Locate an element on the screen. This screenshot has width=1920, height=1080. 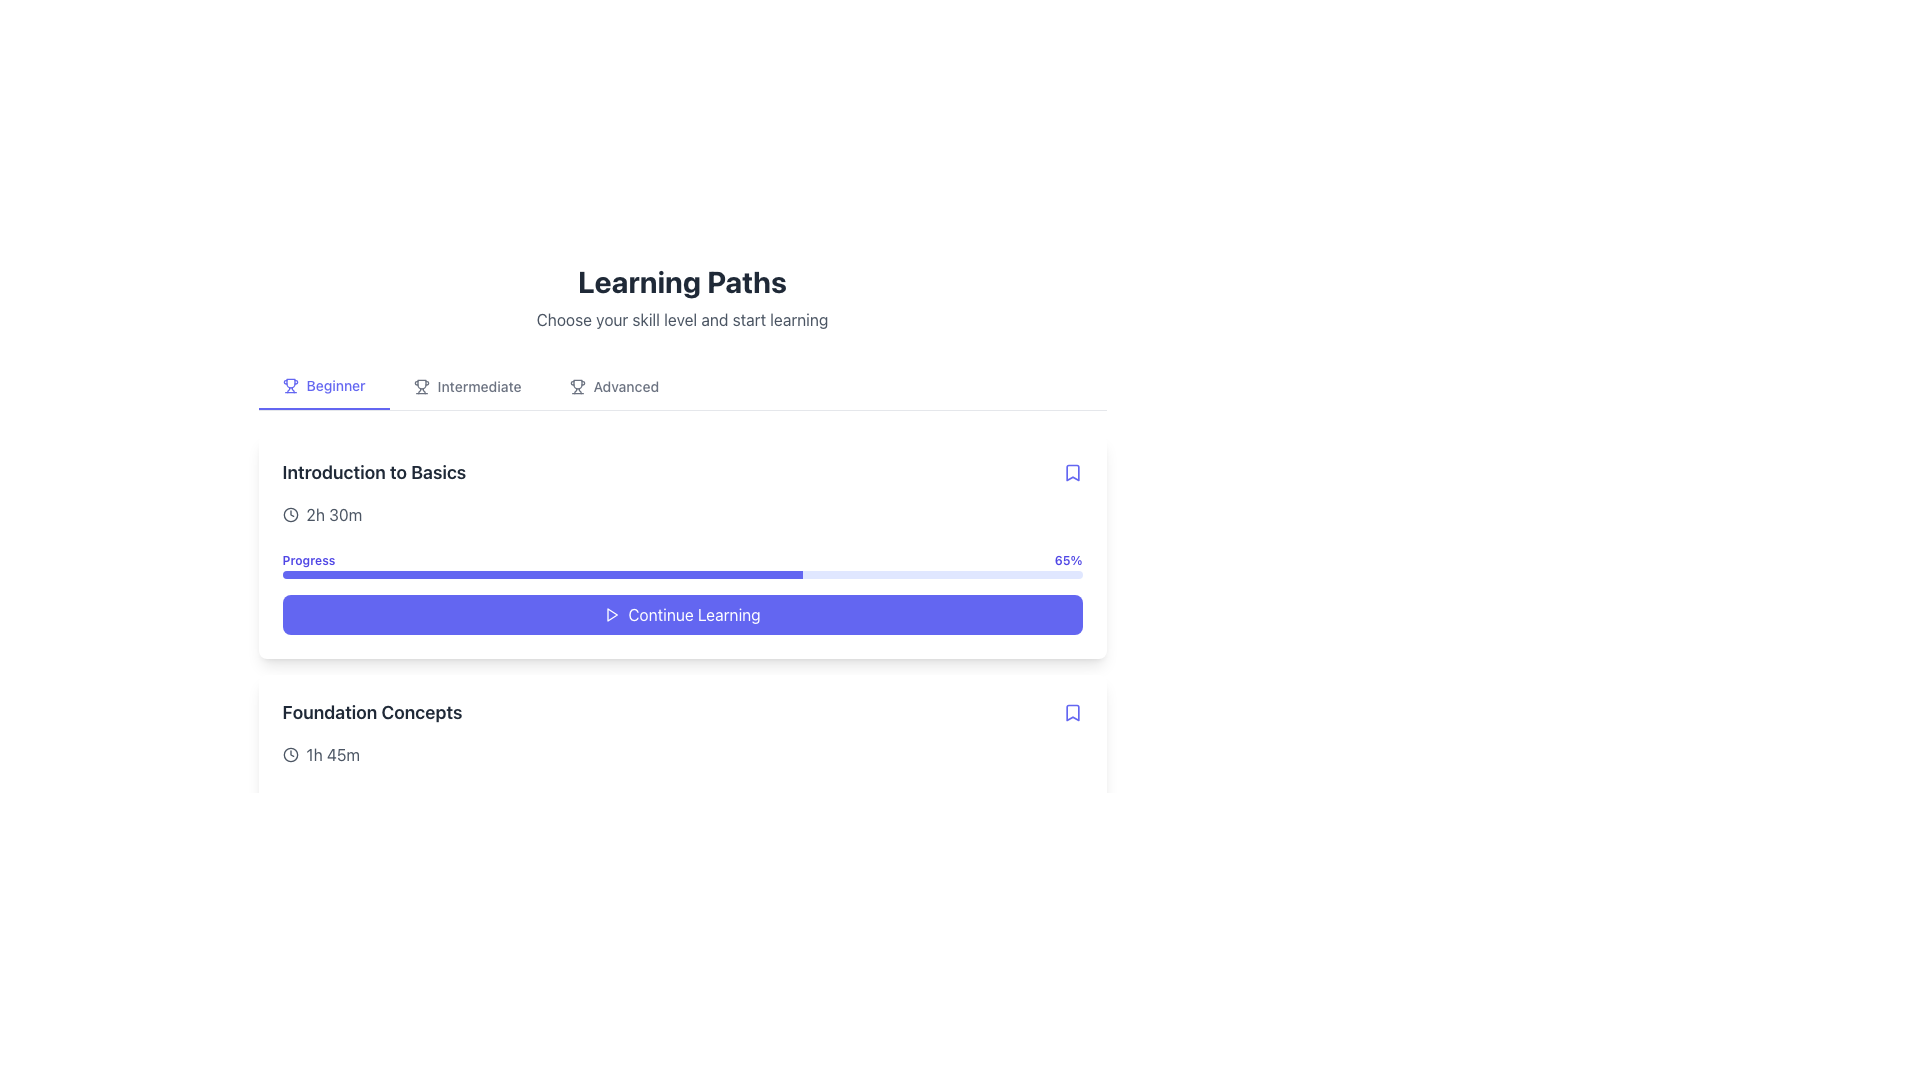
the SVG icon element that indicates the duration for the learning module, located to the left of the text '2h 30m' in the 'Introduction to Basics' section is located at coordinates (289, 514).